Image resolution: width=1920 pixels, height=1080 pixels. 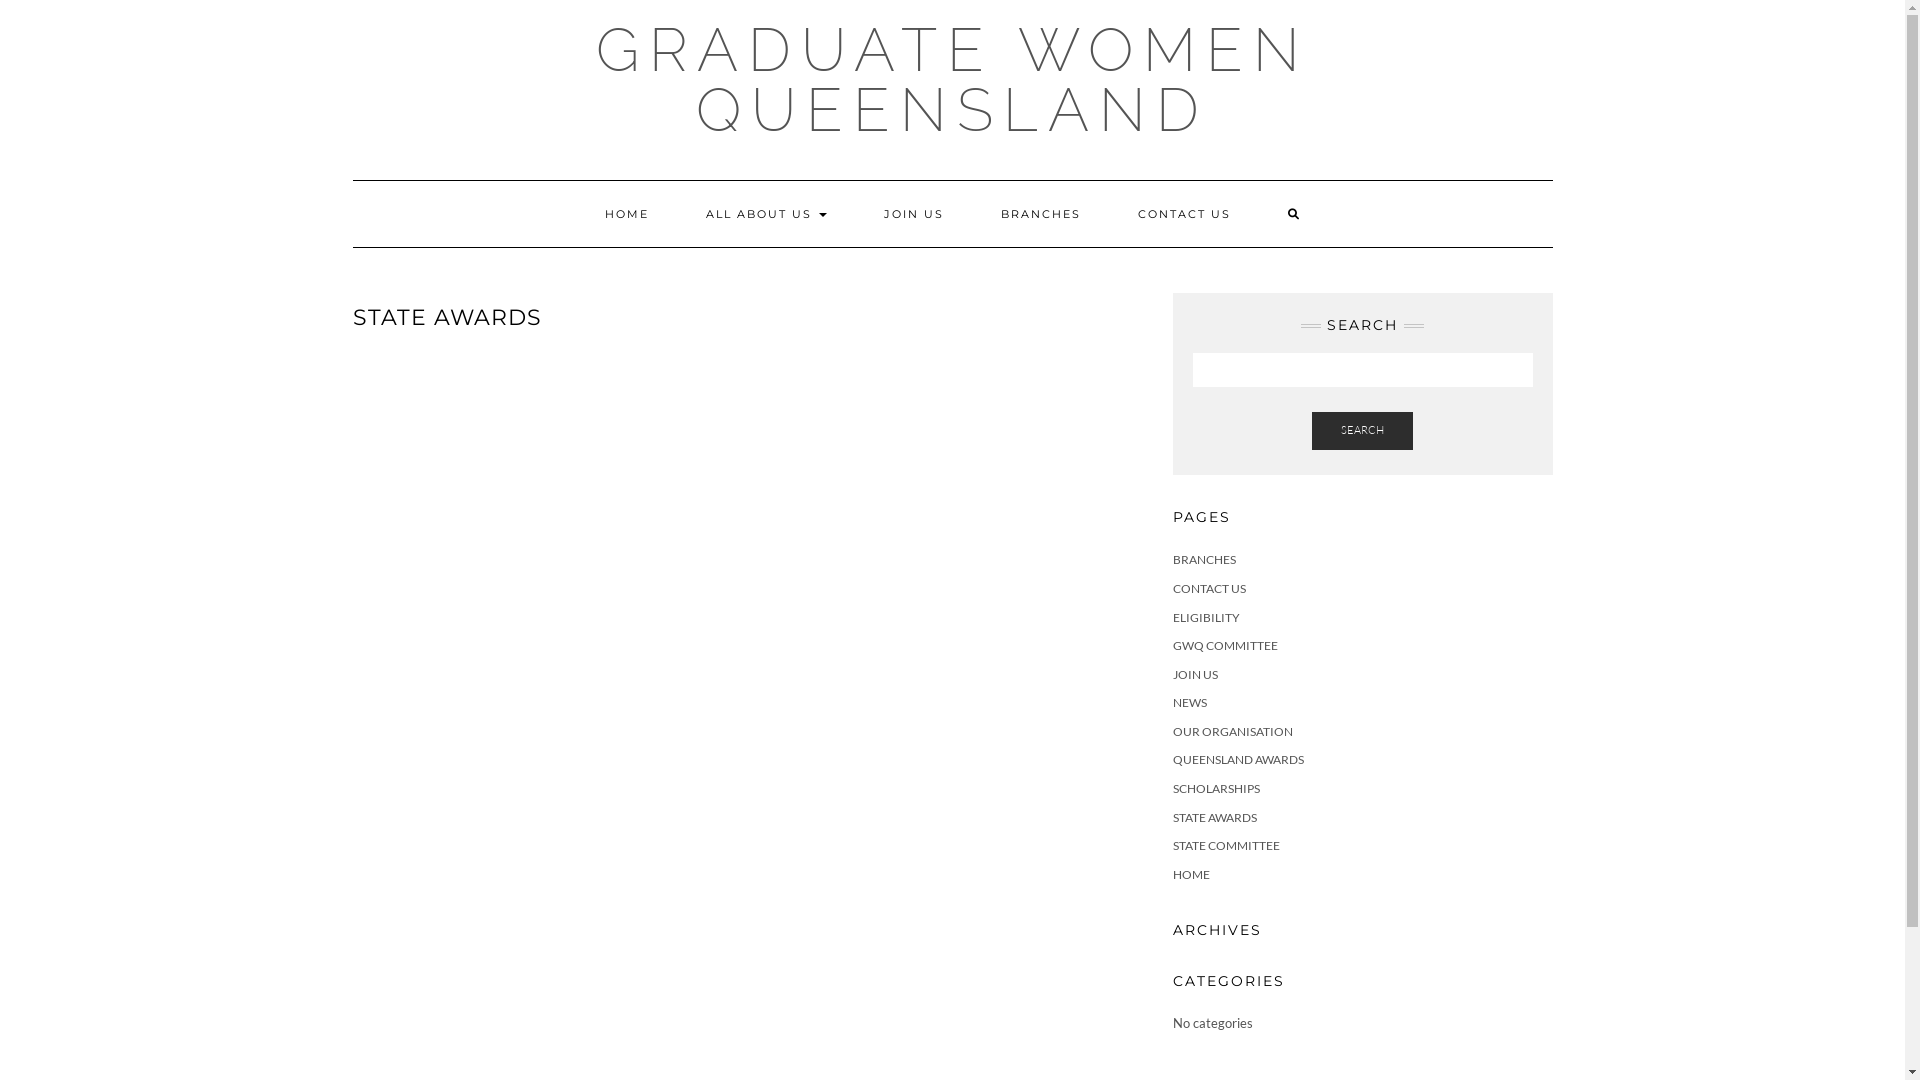 What do you see at coordinates (1202, 559) in the screenshot?
I see `'BRANCHES'` at bounding box center [1202, 559].